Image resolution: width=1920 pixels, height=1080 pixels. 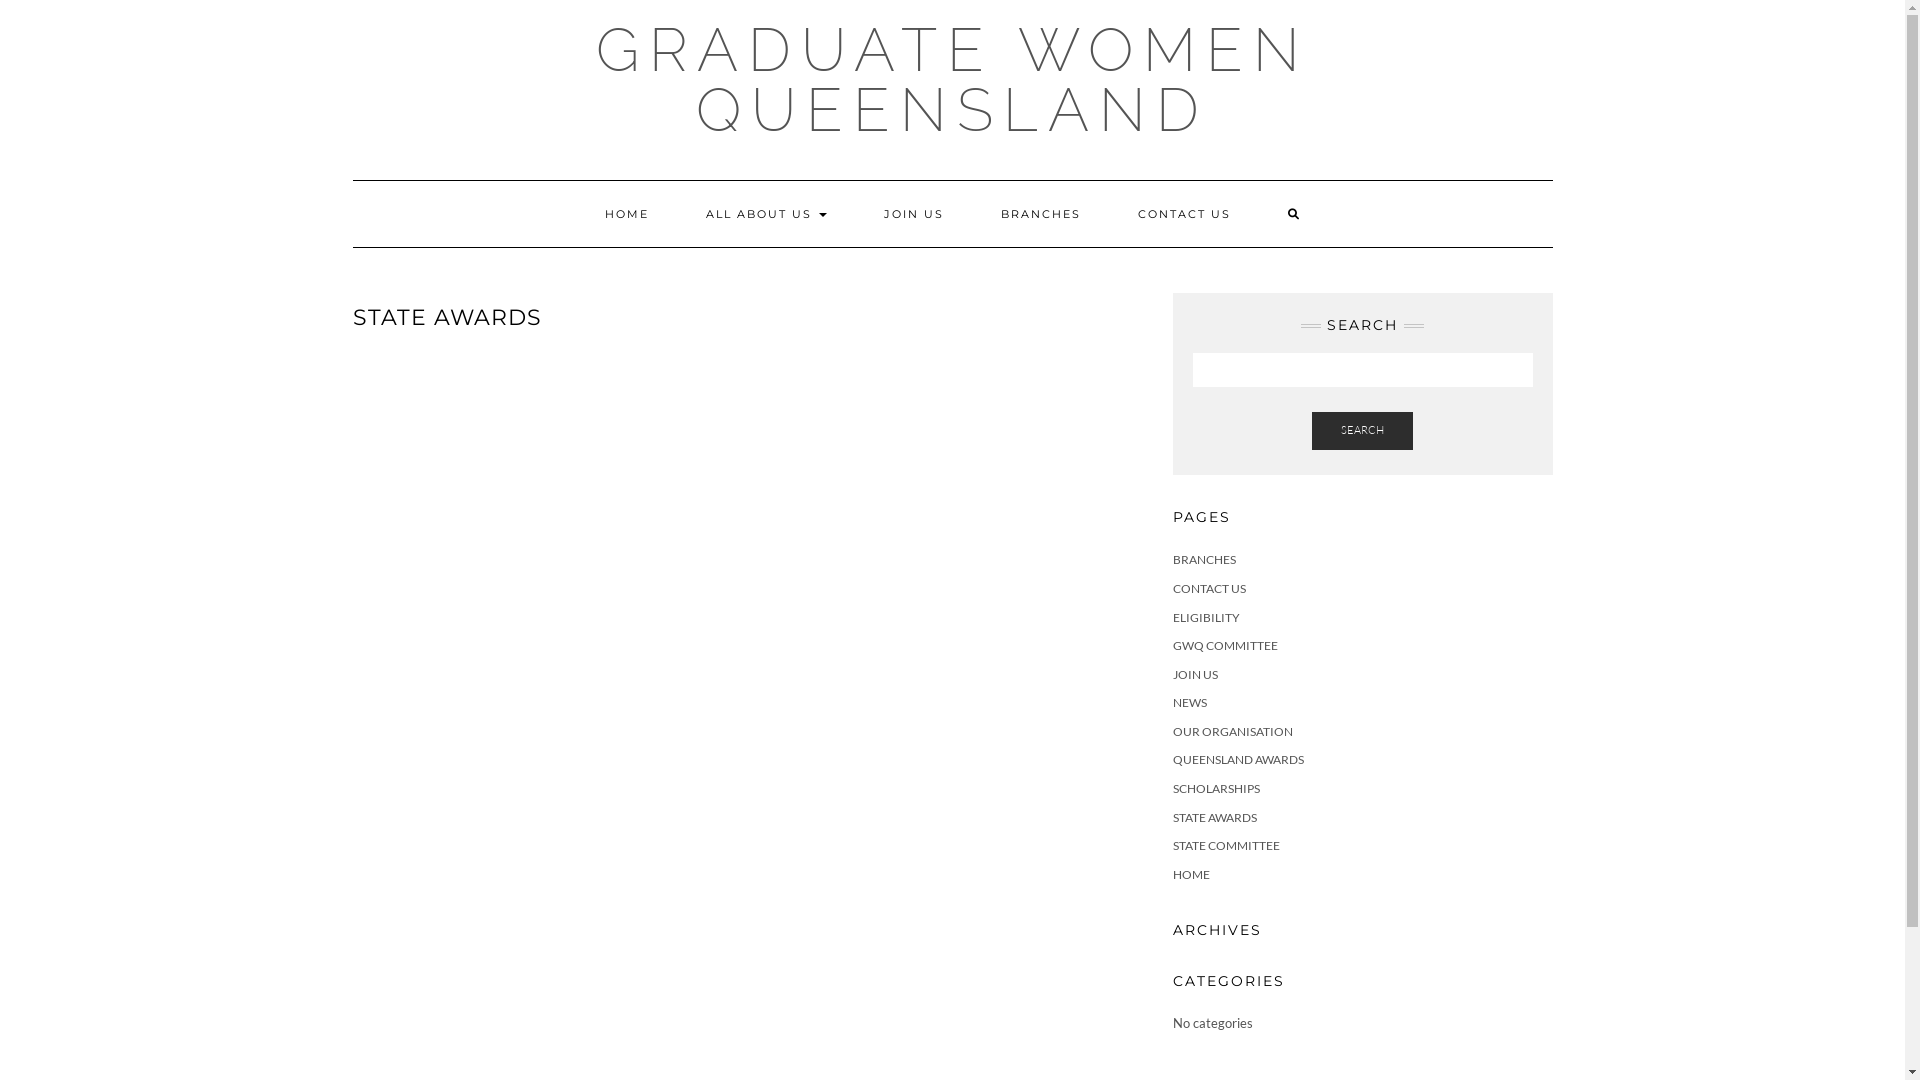 What do you see at coordinates (1202, 559) in the screenshot?
I see `'BRANCHES'` at bounding box center [1202, 559].